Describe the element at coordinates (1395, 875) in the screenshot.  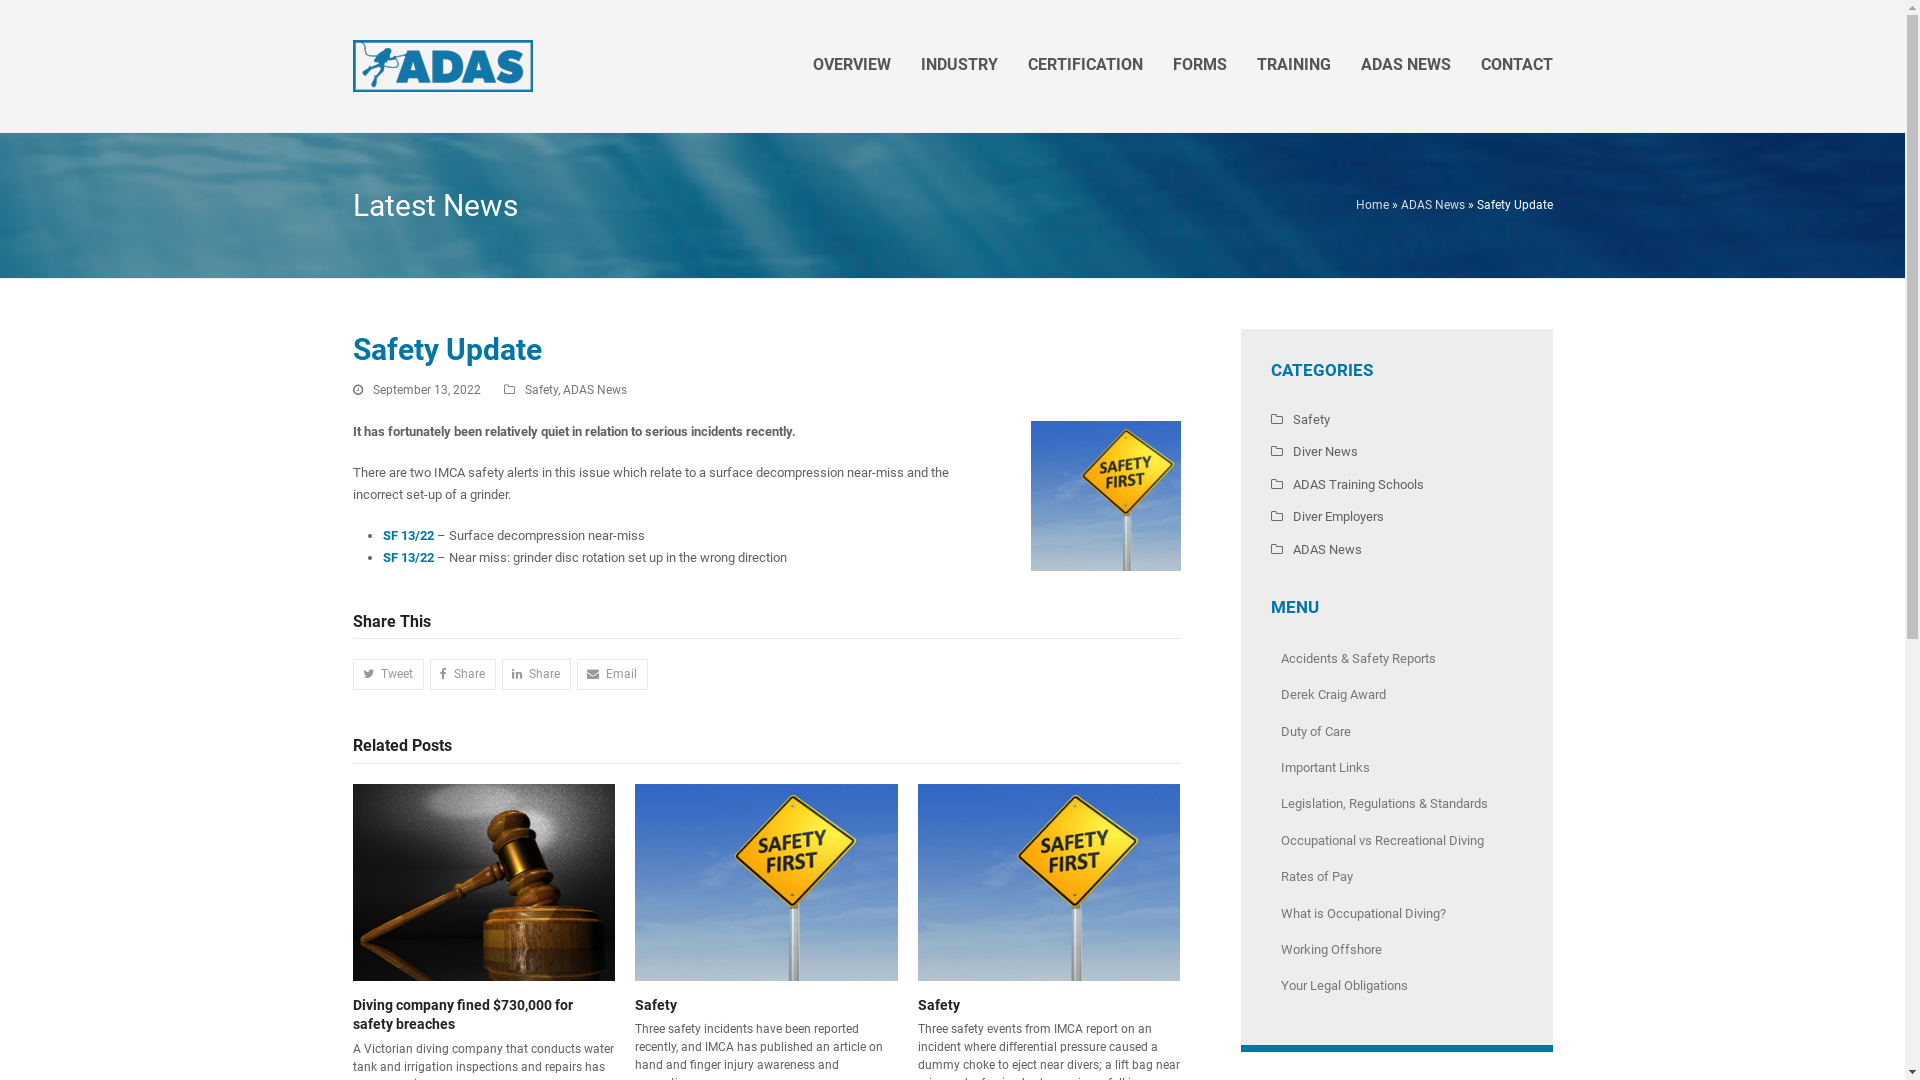
I see `'Rates of Pay'` at that location.